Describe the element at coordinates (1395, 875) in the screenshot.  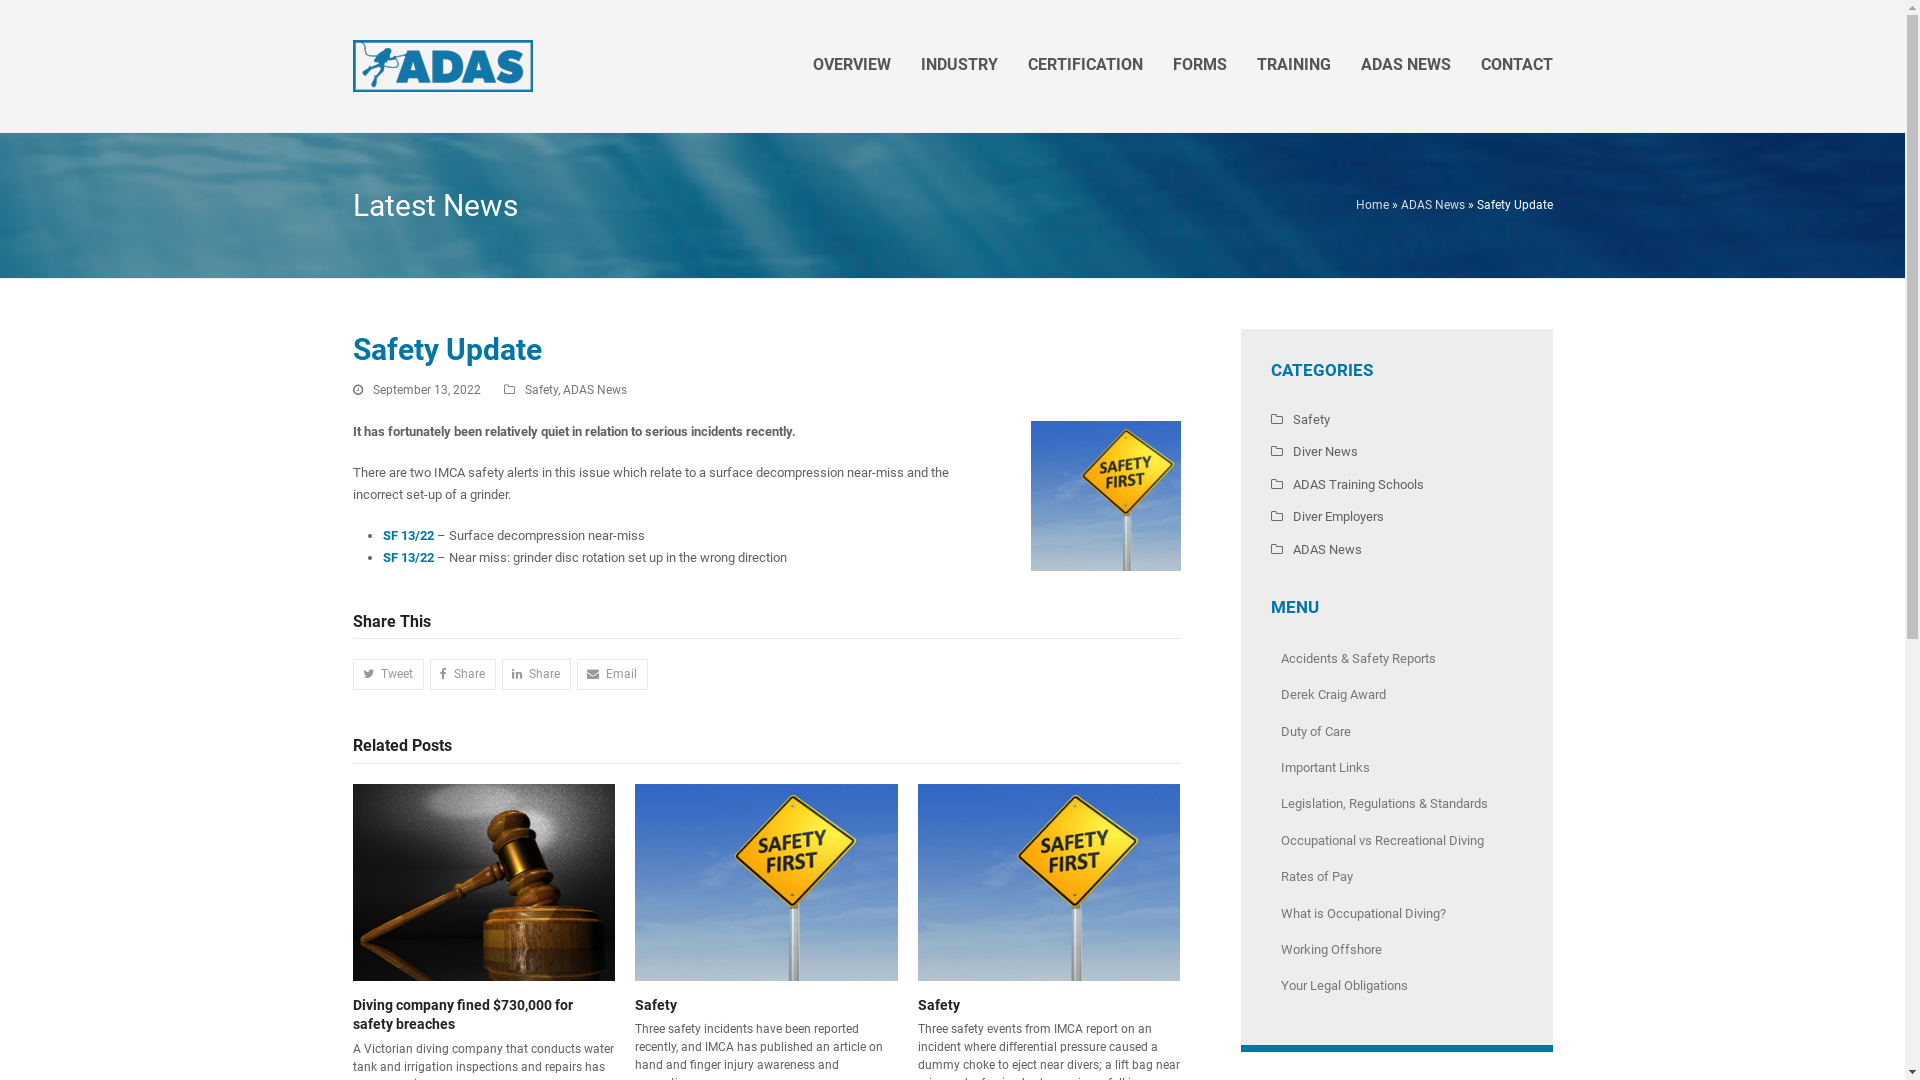
I see `'Rates of Pay'` at that location.